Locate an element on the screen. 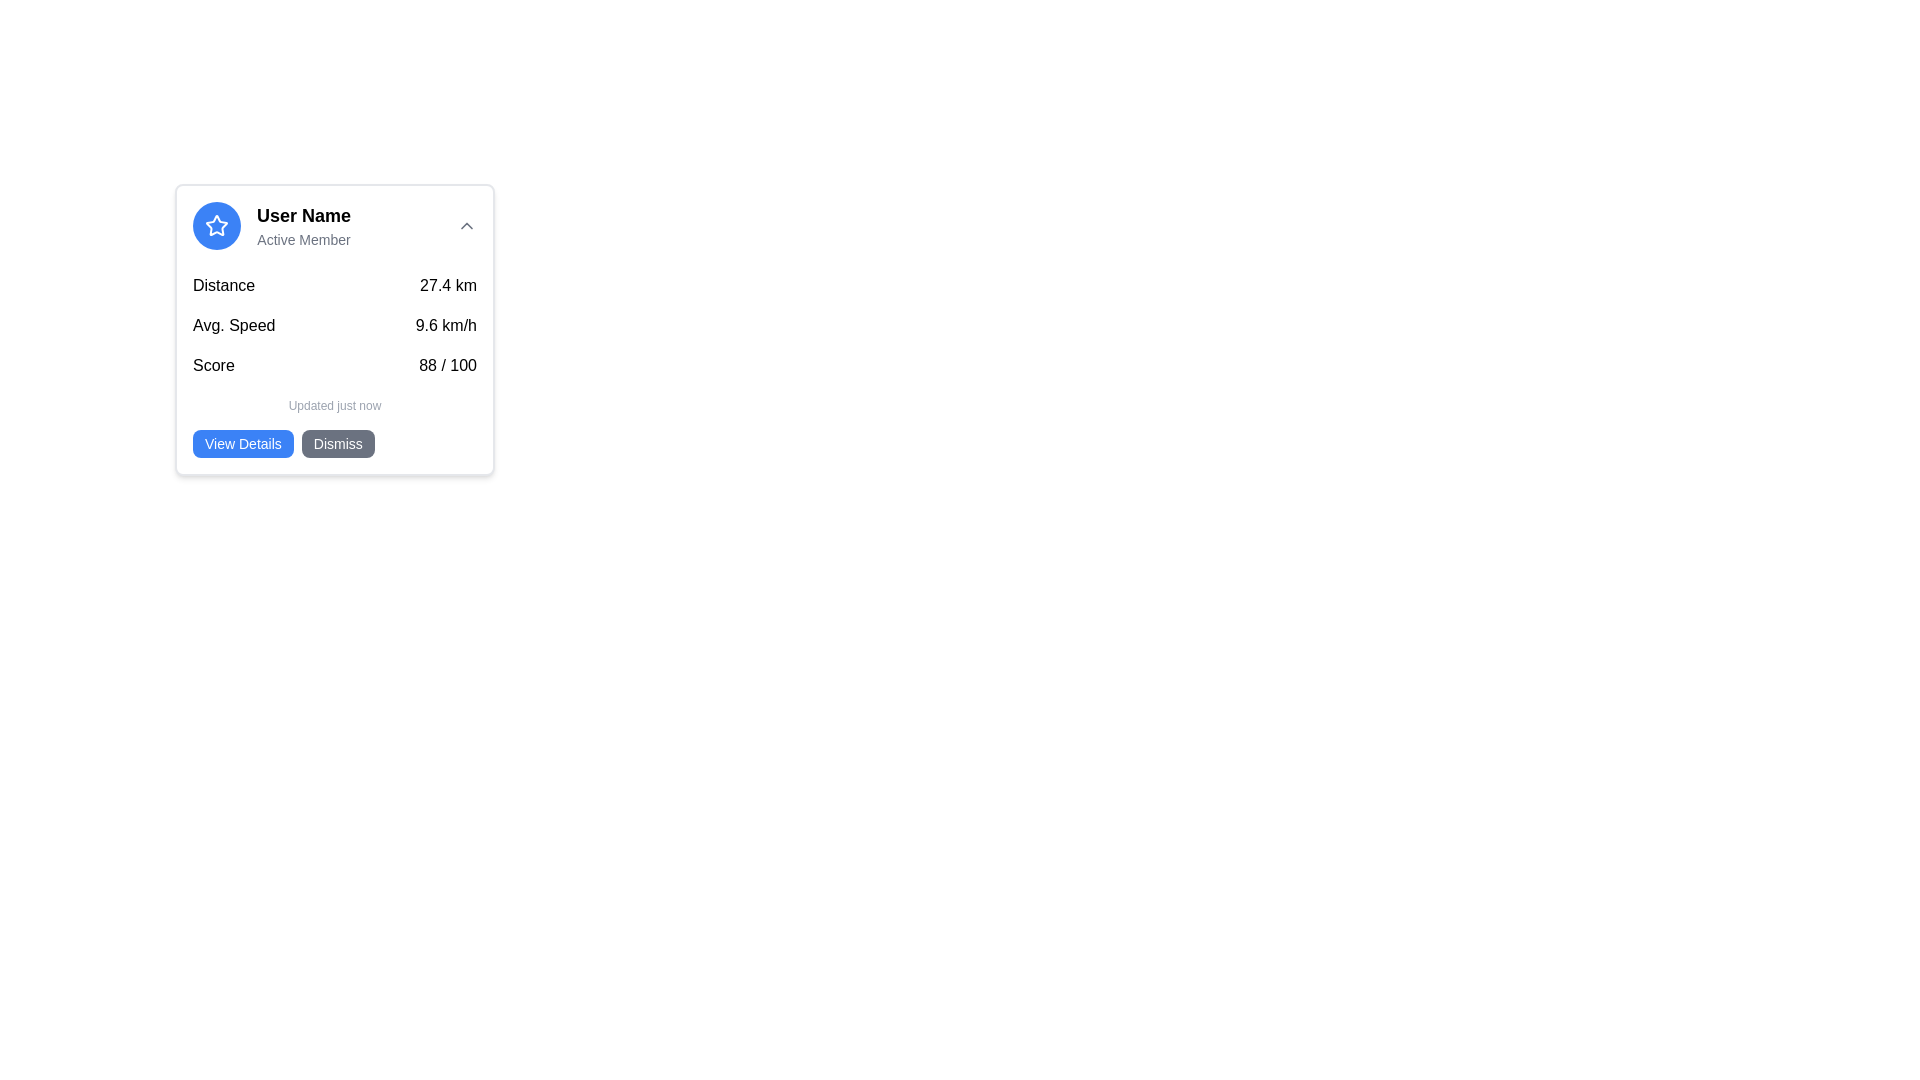  the chevron icon located at the top-right corner of the user information section is located at coordinates (465, 225).